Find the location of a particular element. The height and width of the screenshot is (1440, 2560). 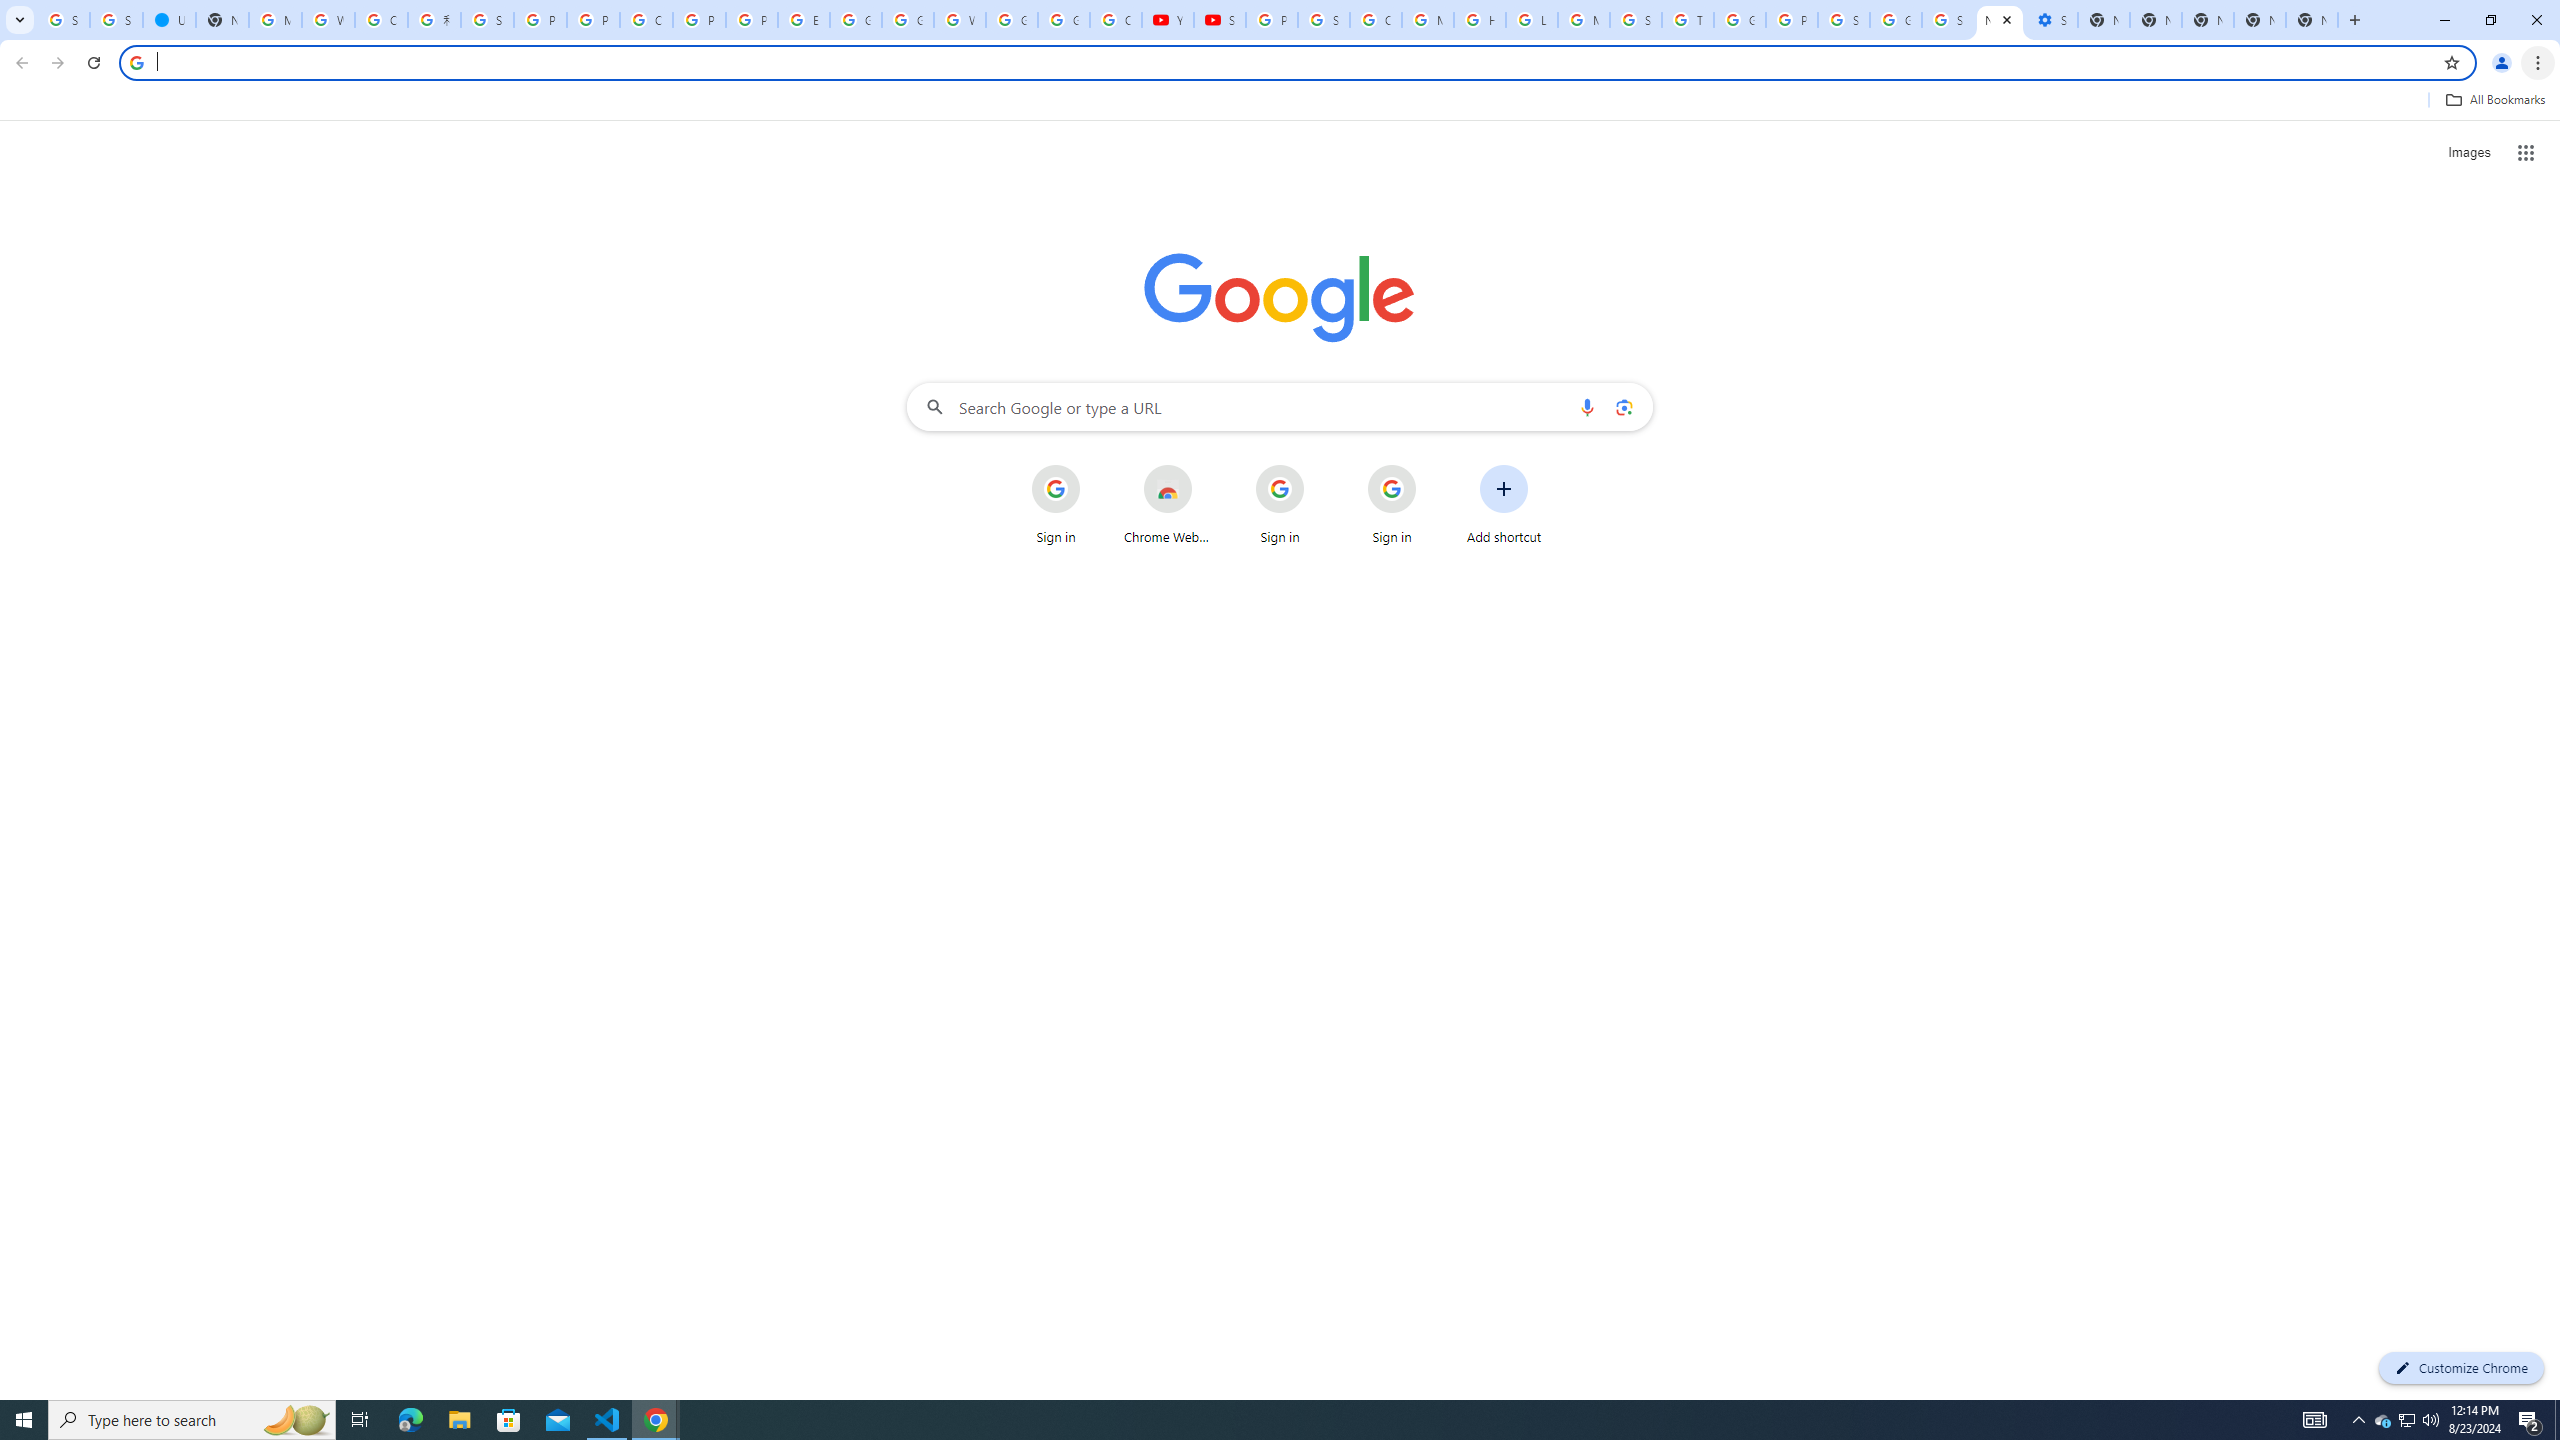

'Google Cybersecurity Innovations - Google Safety Center' is located at coordinates (1895, 19).